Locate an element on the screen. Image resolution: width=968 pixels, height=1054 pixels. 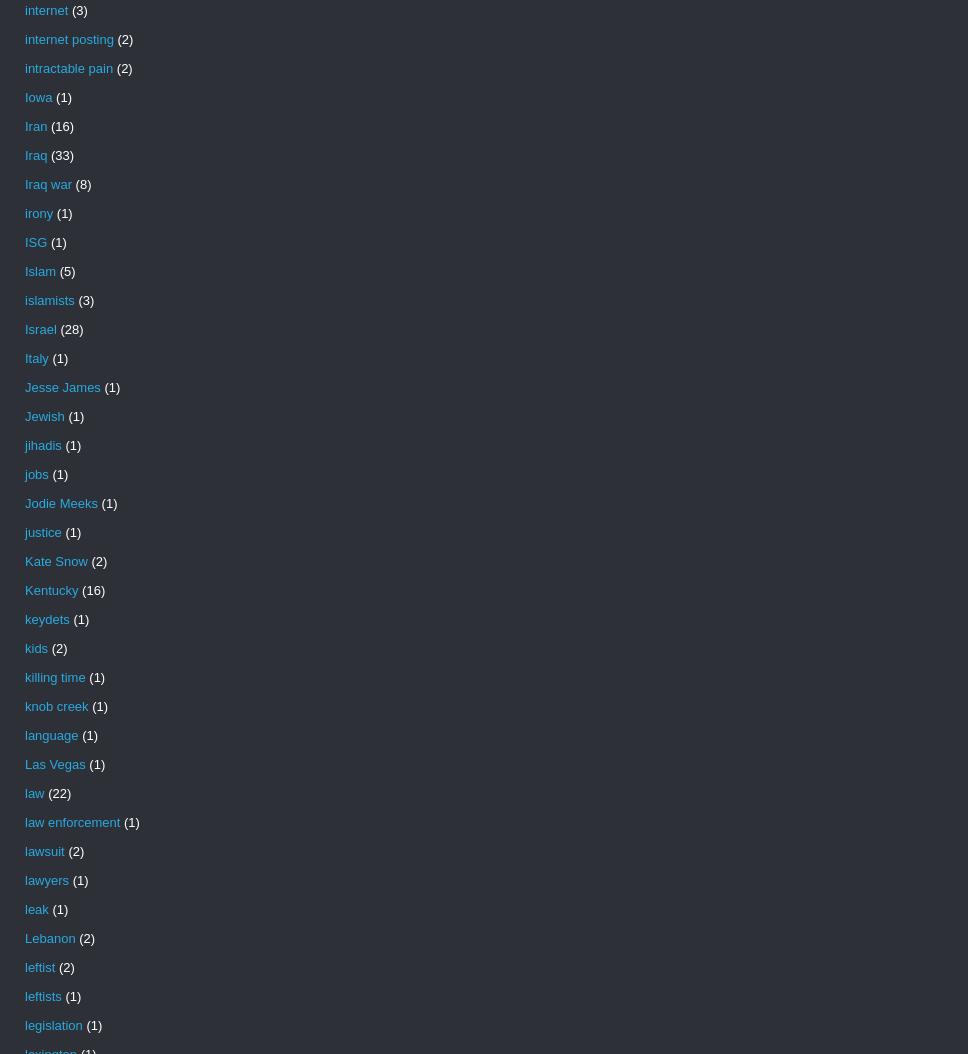
'killing time' is located at coordinates (53, 677).